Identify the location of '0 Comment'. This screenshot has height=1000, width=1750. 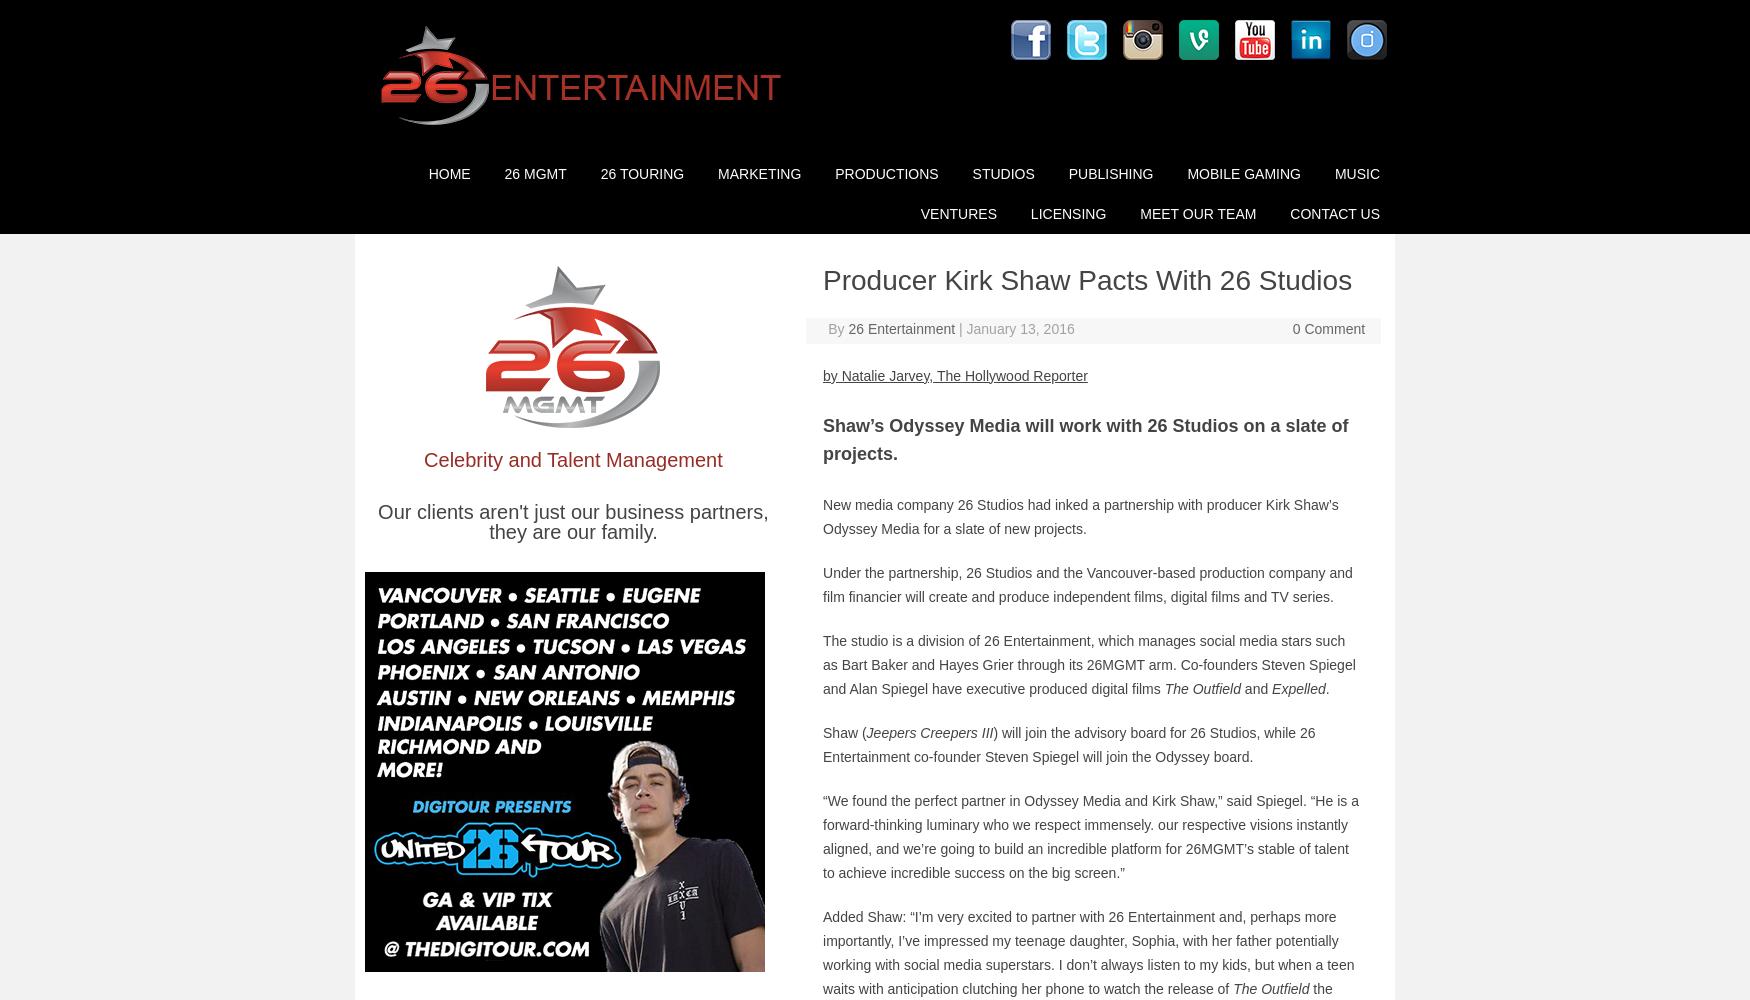
(1328, 327).